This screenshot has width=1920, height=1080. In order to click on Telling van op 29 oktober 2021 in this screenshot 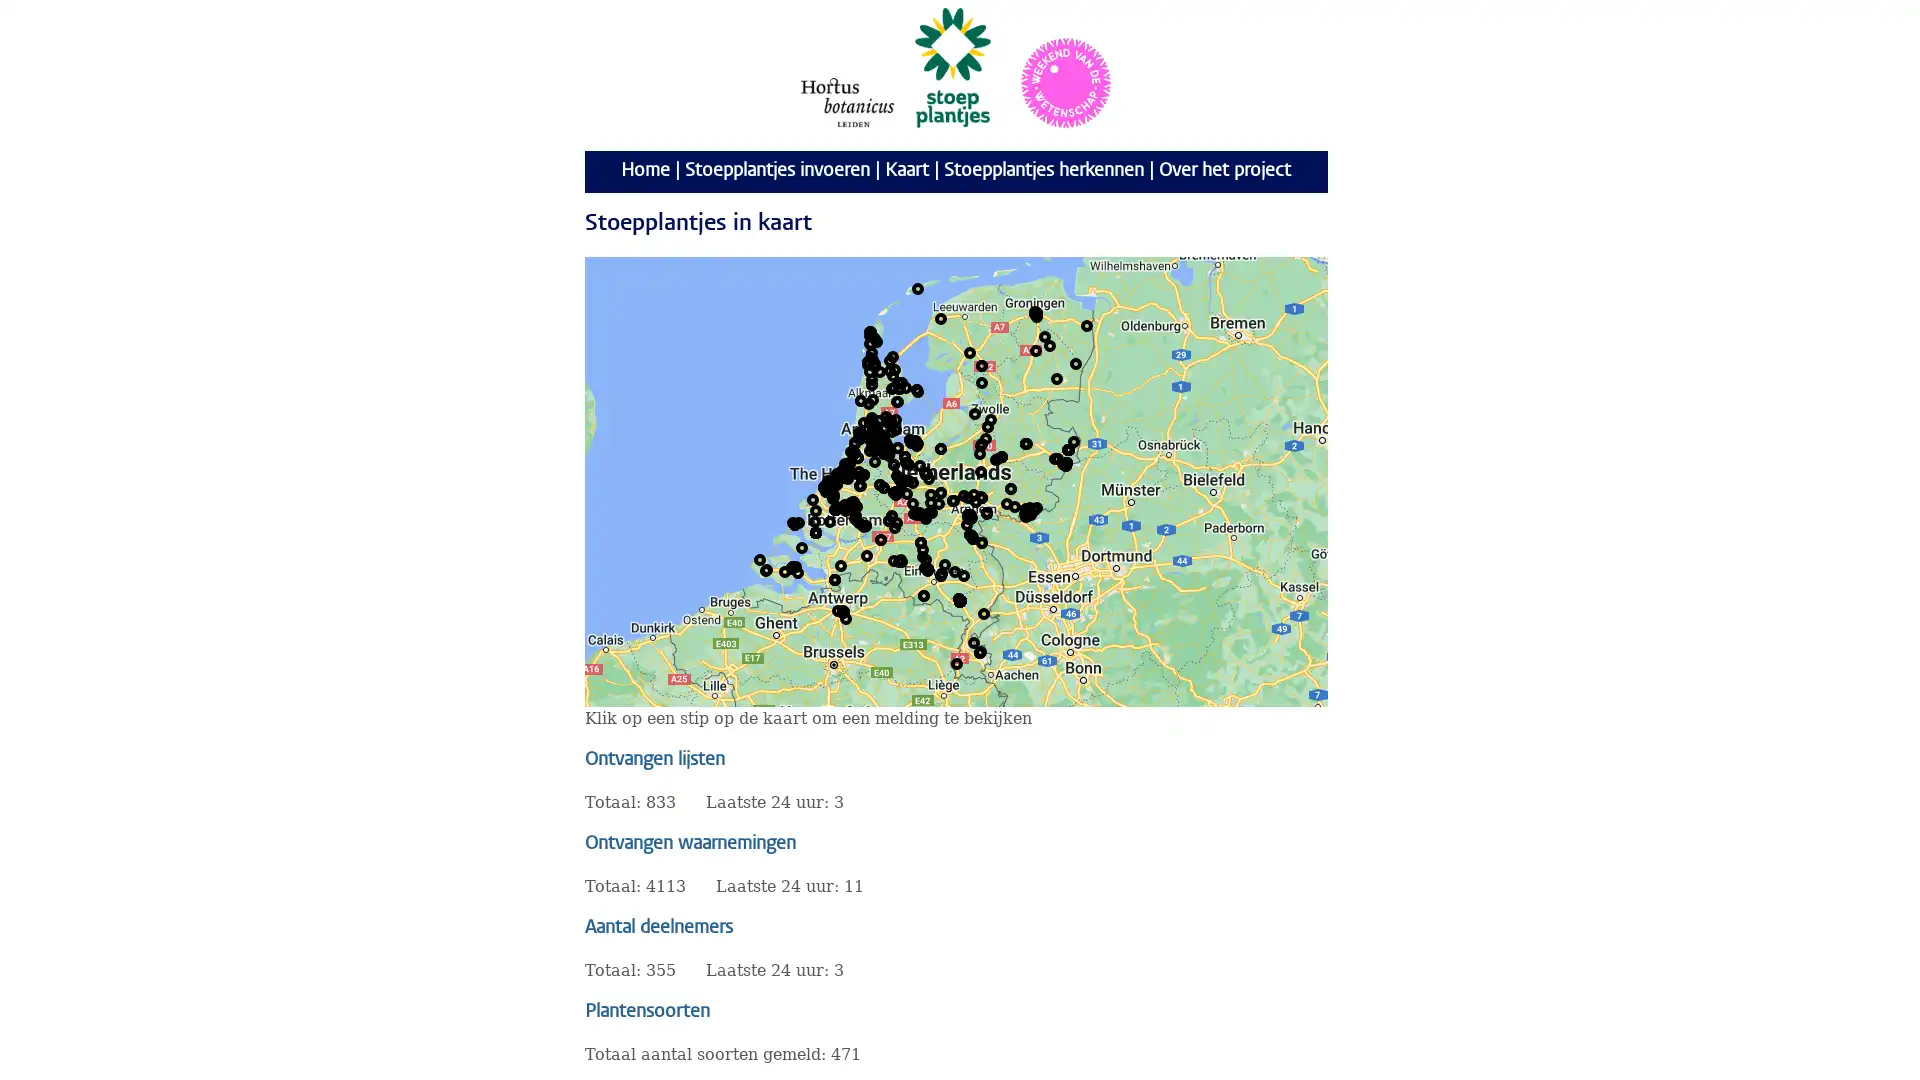, I will do `click(869, 434)`.